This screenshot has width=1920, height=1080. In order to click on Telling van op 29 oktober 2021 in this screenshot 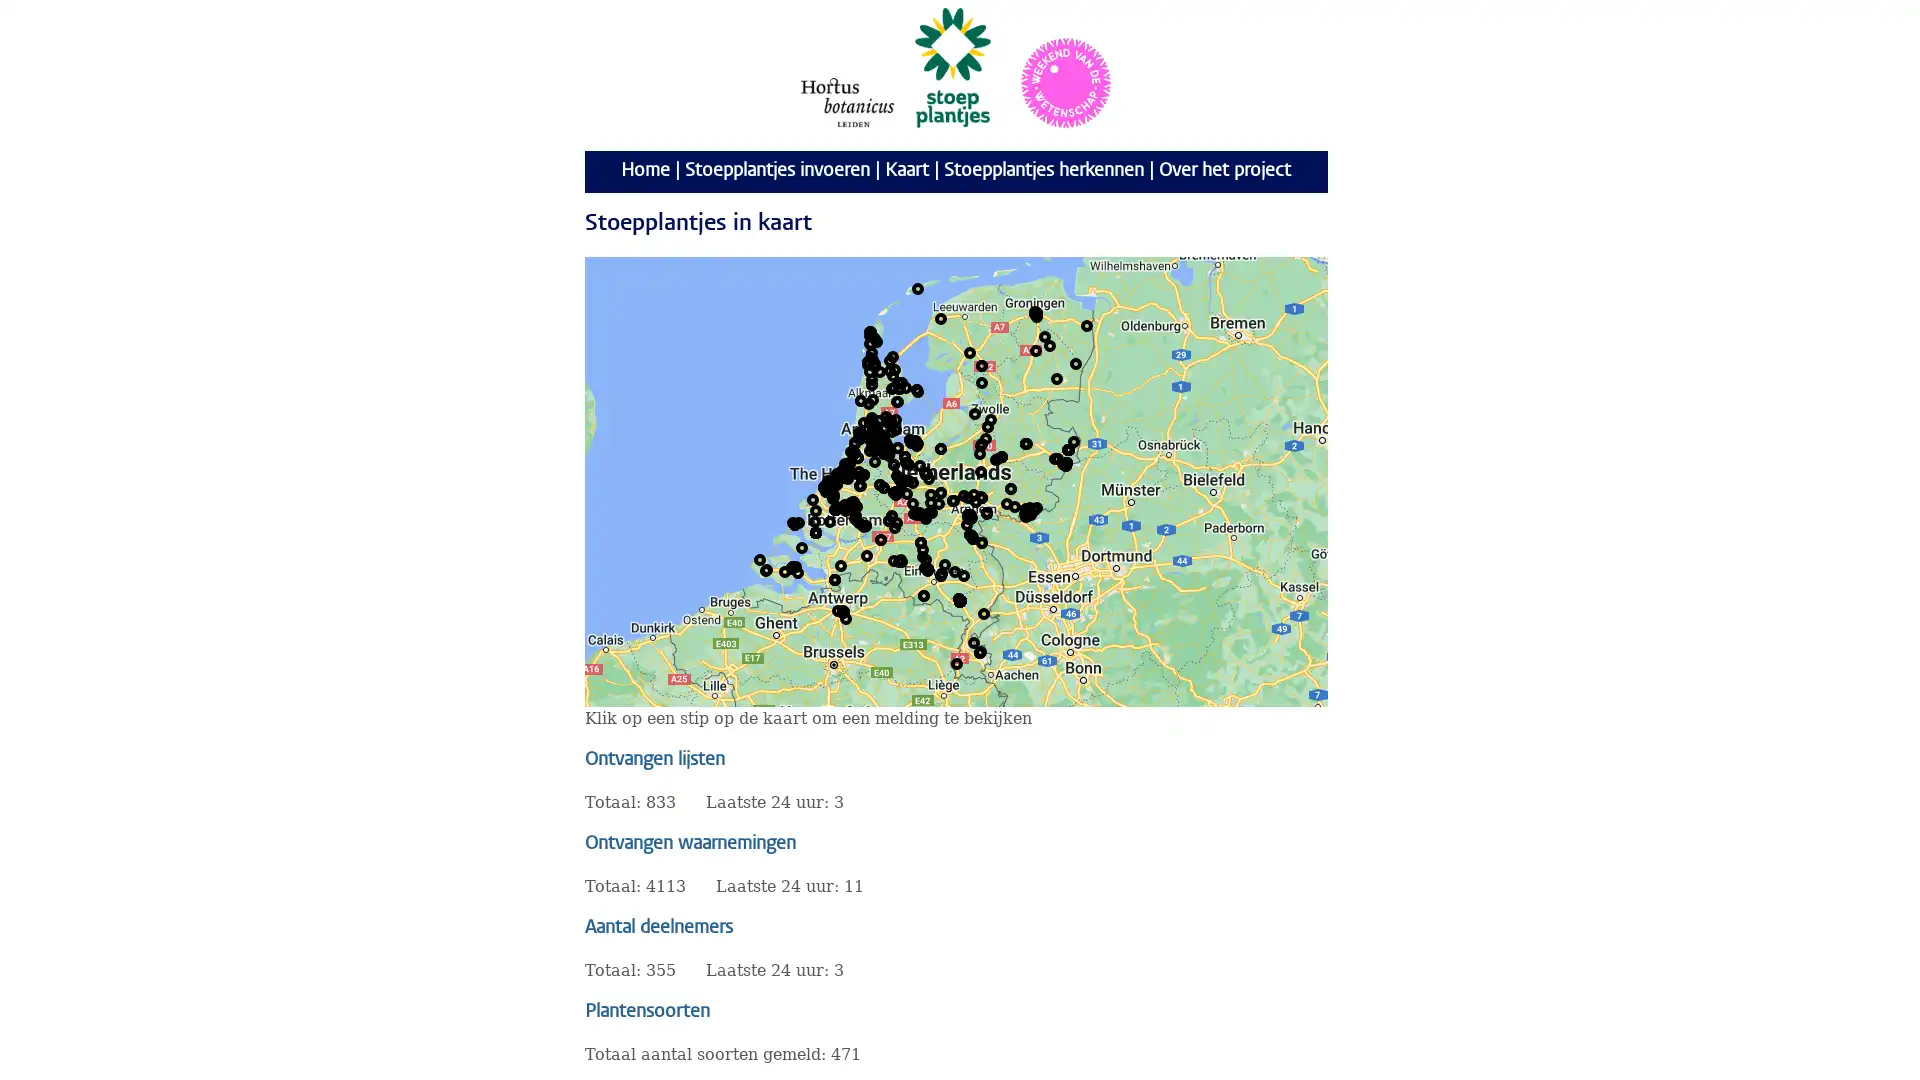, I will do `click(869, 434)`.